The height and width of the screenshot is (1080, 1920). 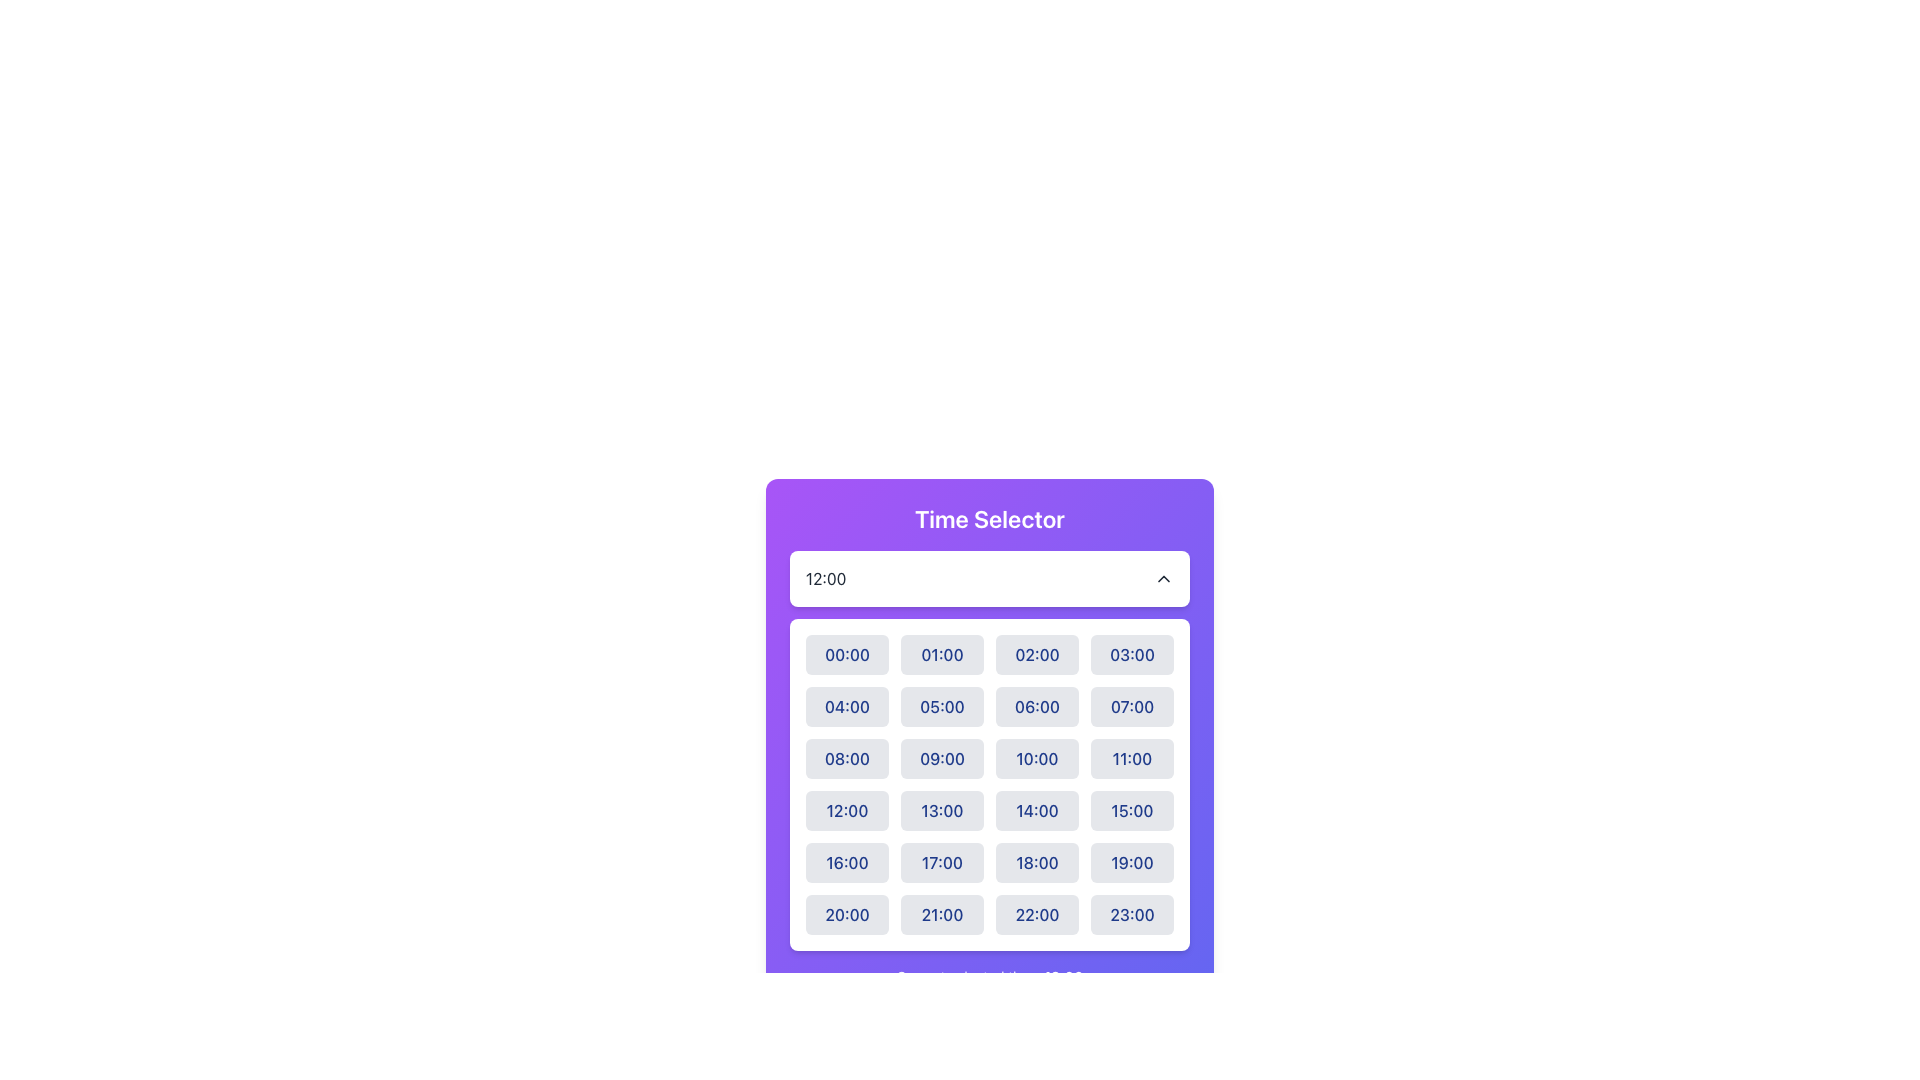 I want to click on a time slot in the grid layout displaying time intervals, which is located directly below the purple header labeled 'Time Selector', so click(x=989, y=751).